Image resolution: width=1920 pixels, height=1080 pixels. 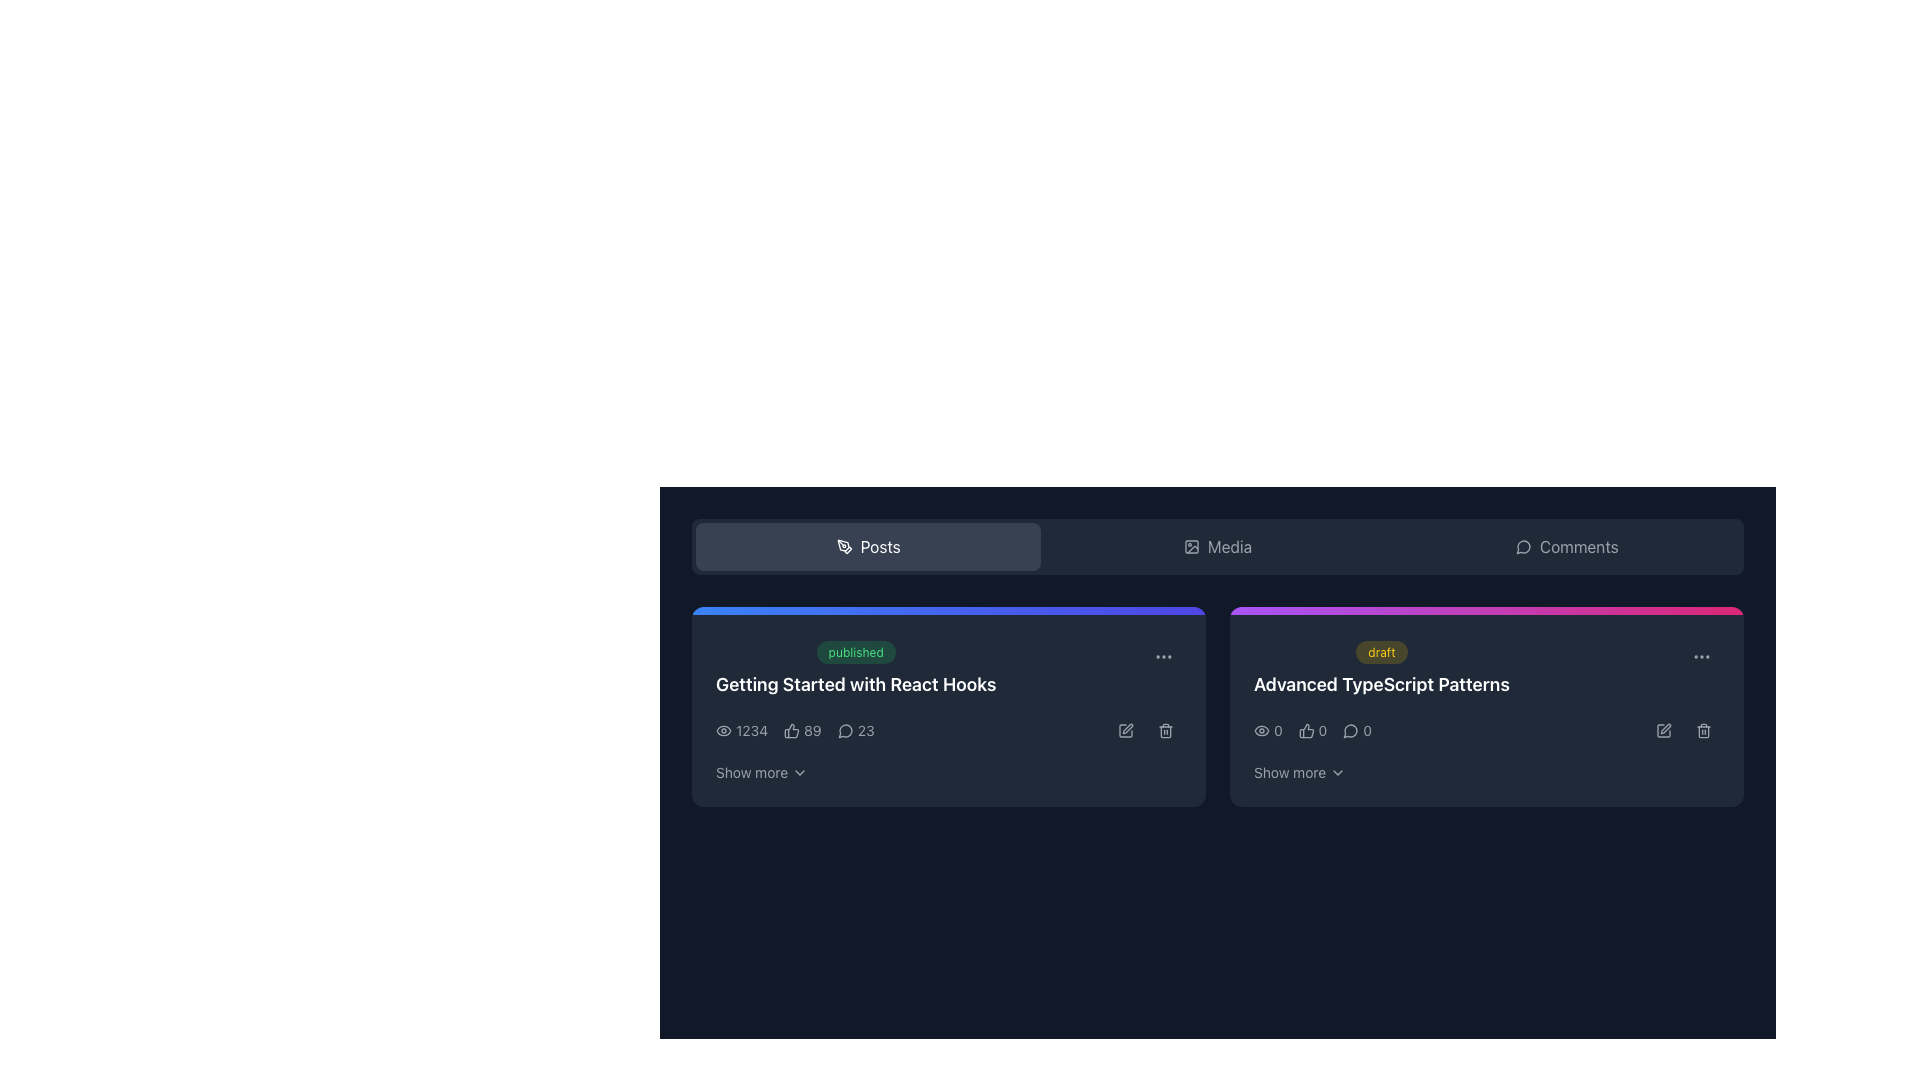 I want to click on the eye icon located in the footer area of the card displaying 'Advanced TypeScript Patterns'. This icon is the first element in a horizontally aligned group of icons and text, so click(x=1261, y=731).